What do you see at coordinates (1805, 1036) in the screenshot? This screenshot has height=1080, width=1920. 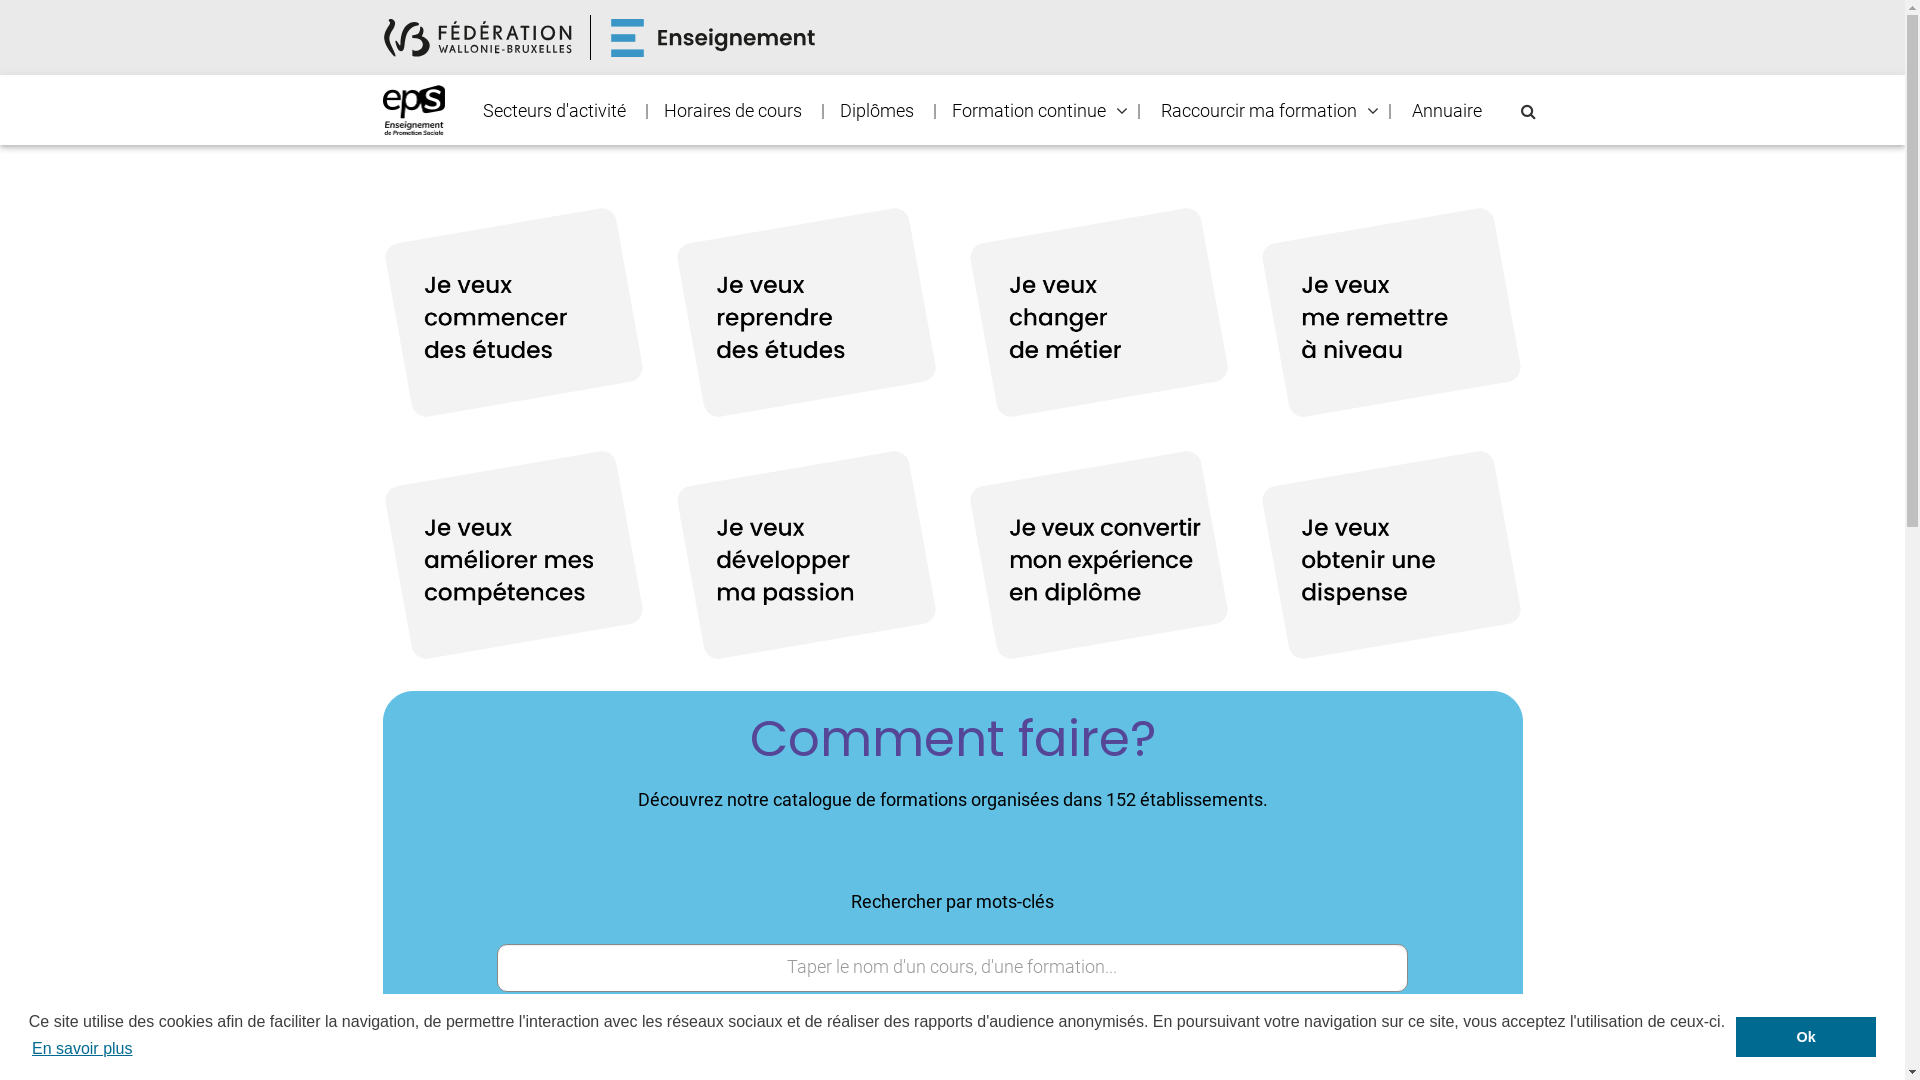 I see `'Ok'` at bounding box center [1805, 1036].